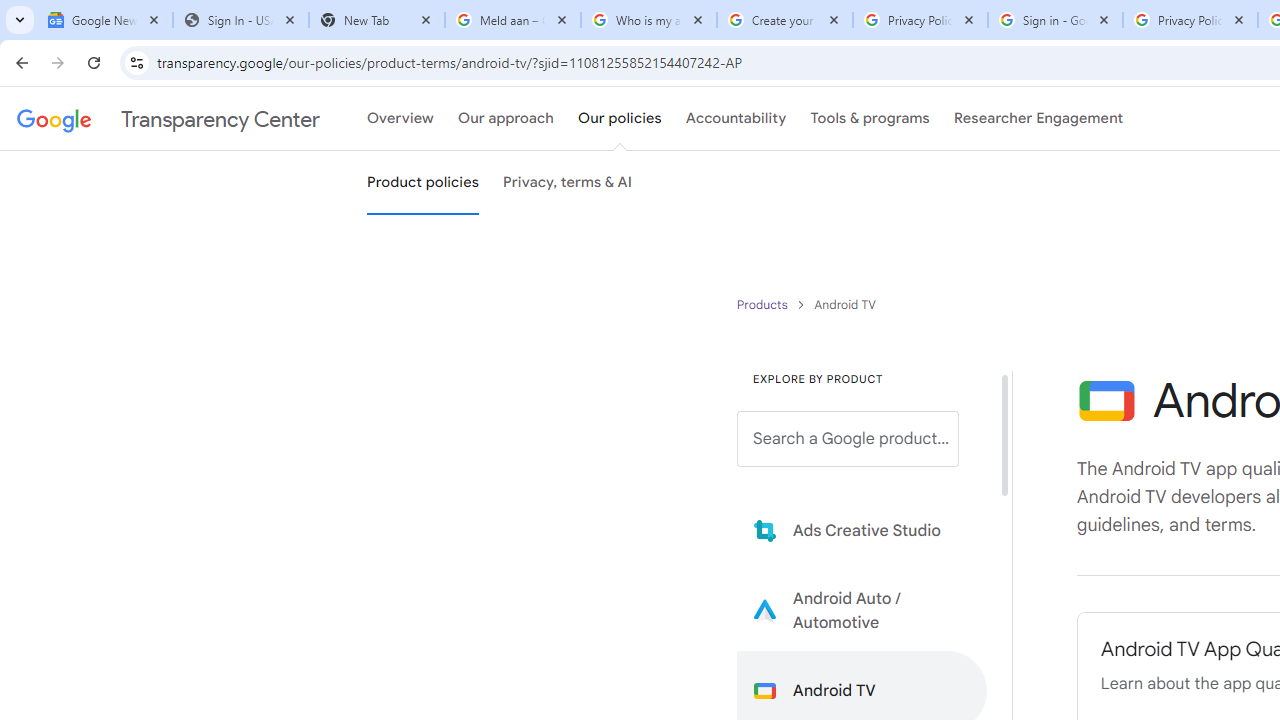 The width and height of the screenshot is (1280, 720). Describe the element at coordinates (1038, 119) in the screenshot. I see `'Researcher Engagement'` at that location.